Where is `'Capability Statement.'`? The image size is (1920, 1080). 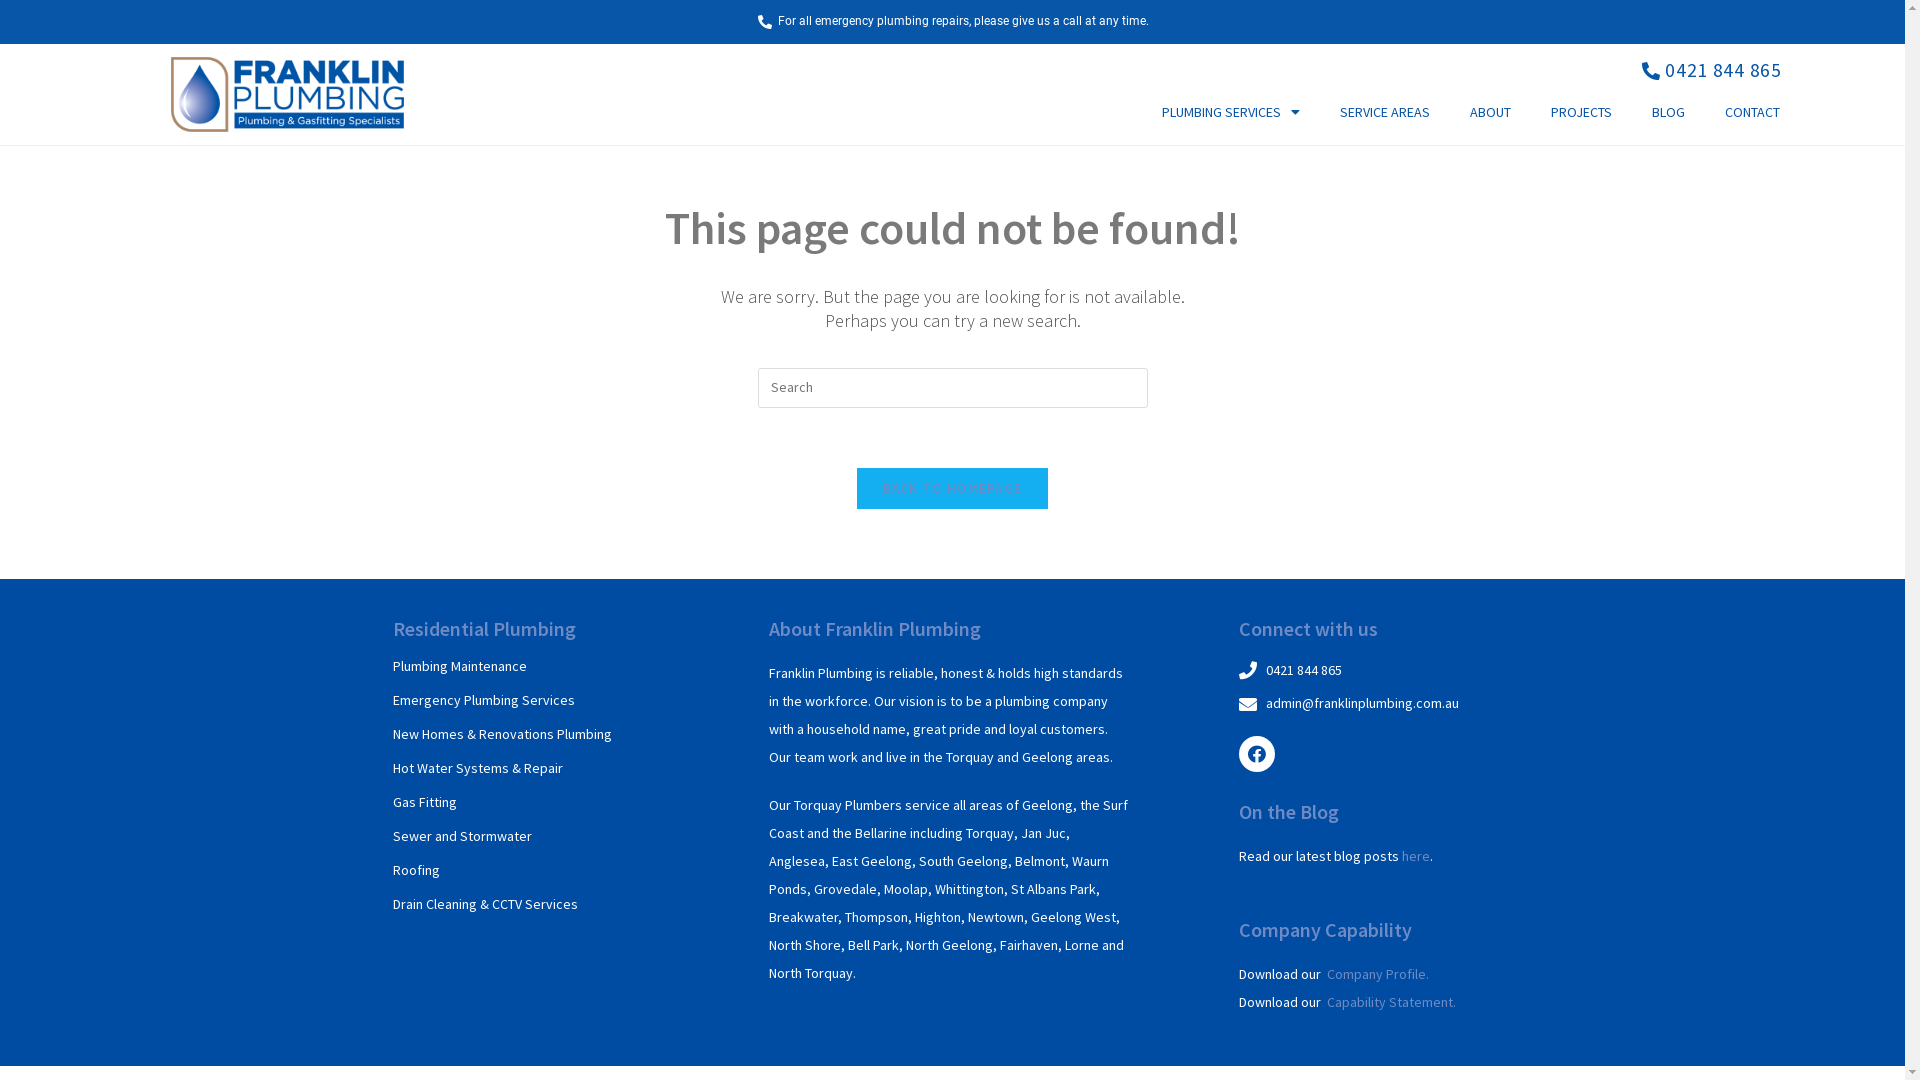
'Capability Statement.' is located at coordinates (1326, 1002).